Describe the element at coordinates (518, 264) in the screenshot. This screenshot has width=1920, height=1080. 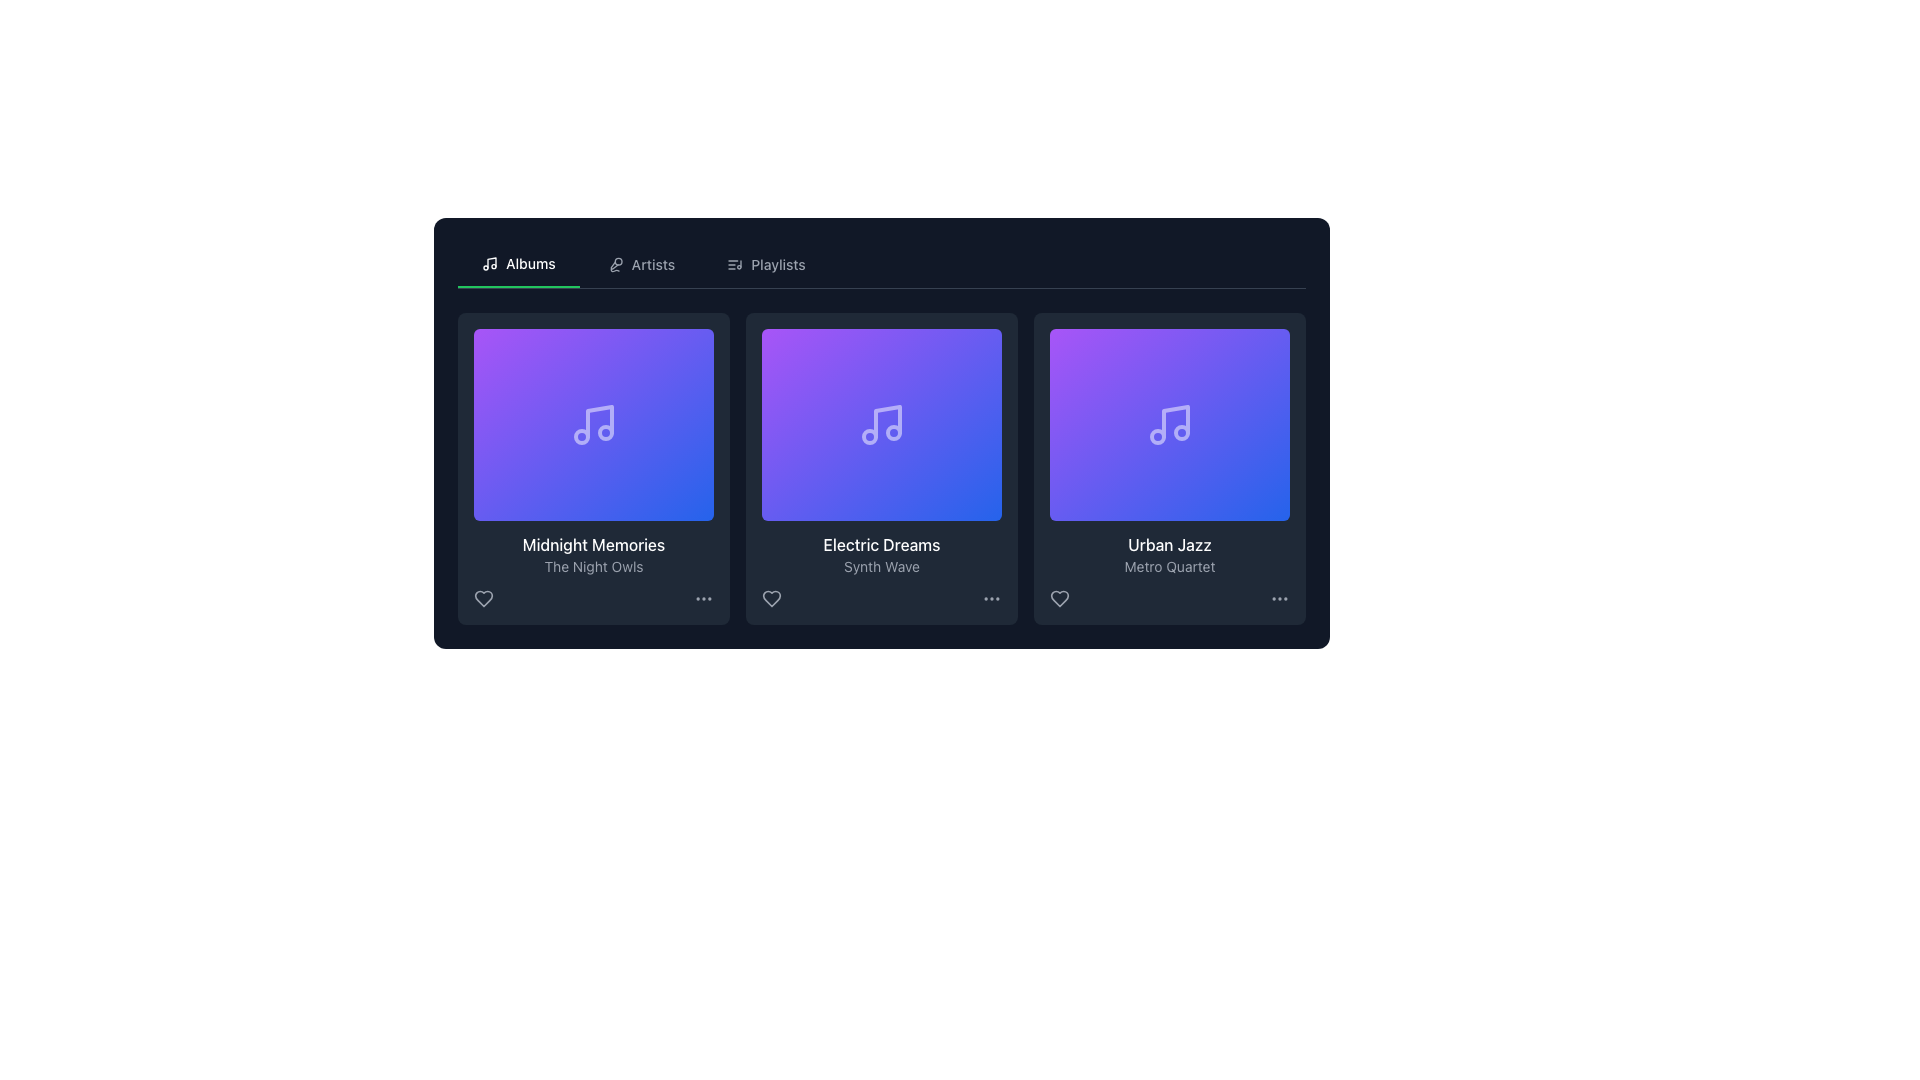
I see `the 'Albums' tab located in the top-left section of the horizontal navbar` at that location.